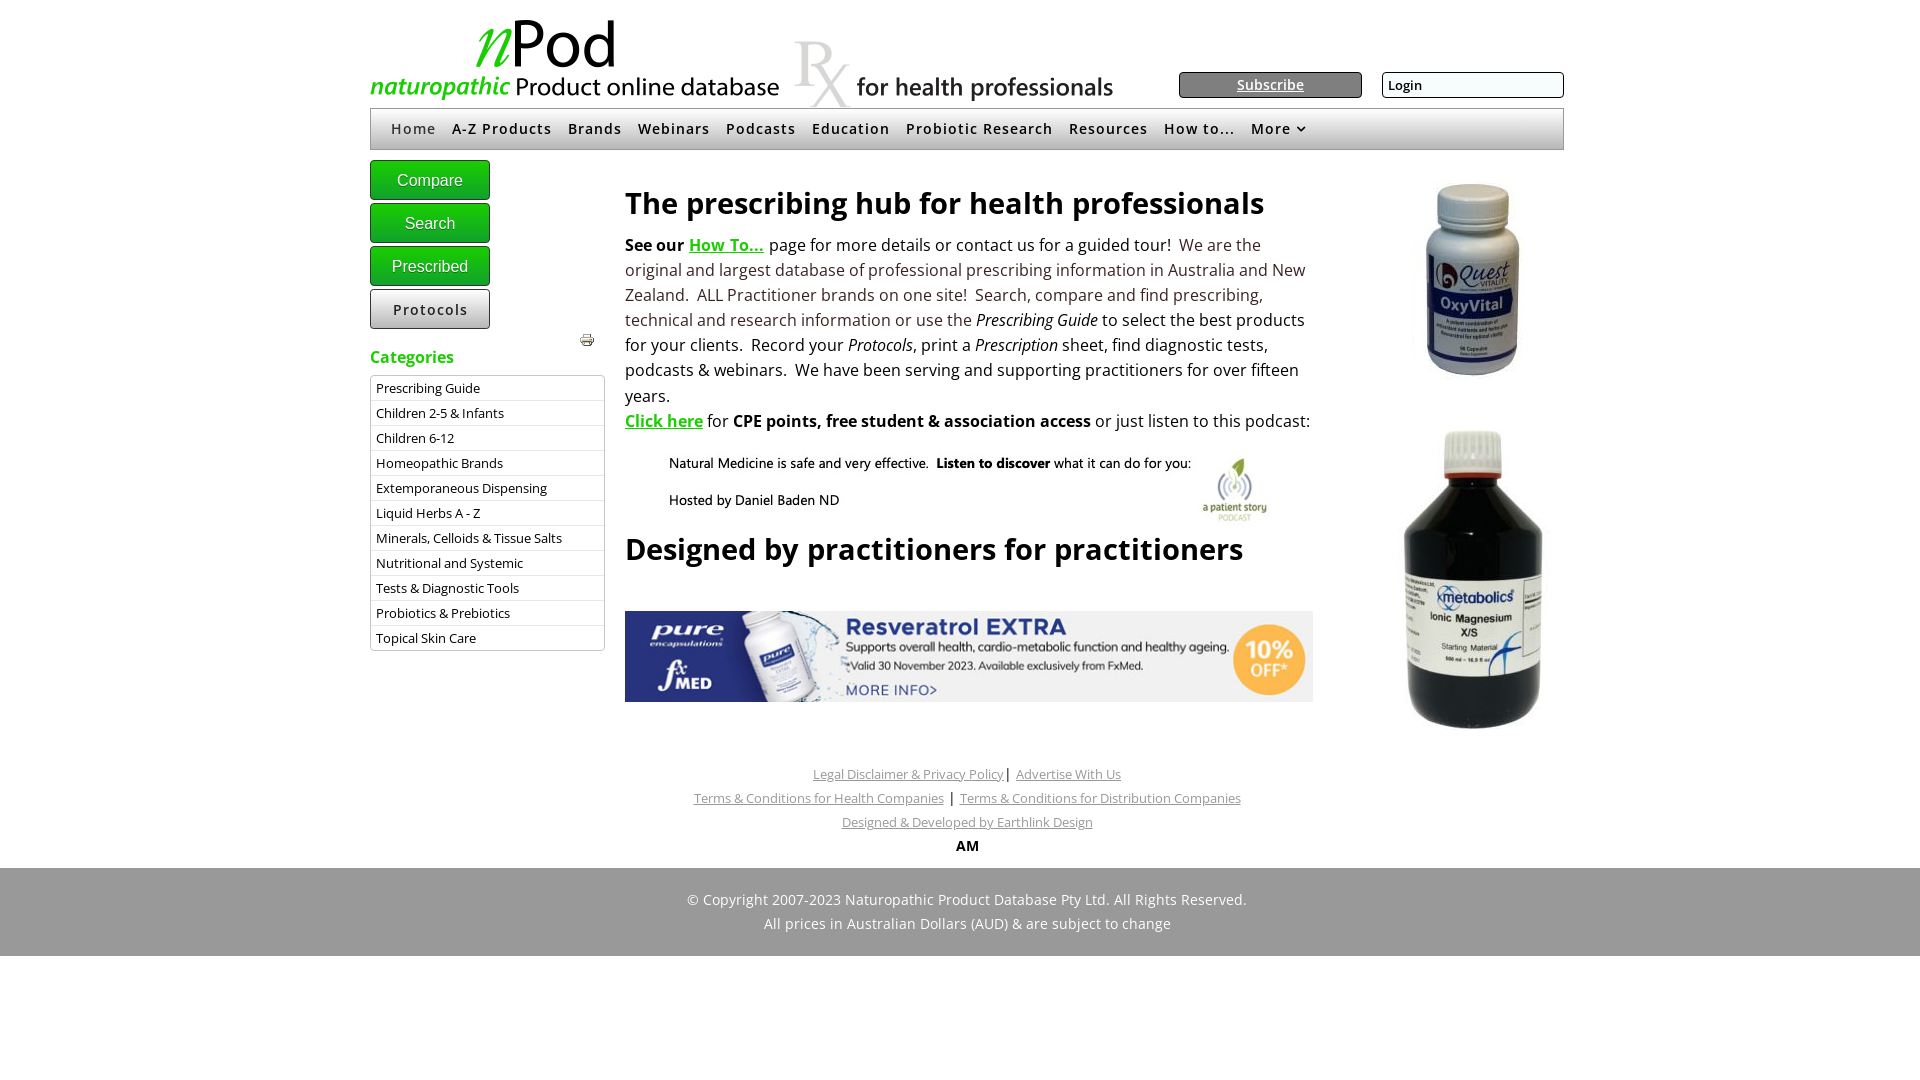 The height and width of the screenshot is (1080, 1920). Describe the element at coordinates (967, 821) in the screenshot. I see `'Designed & Developed by Earthlink Design'` at that location.